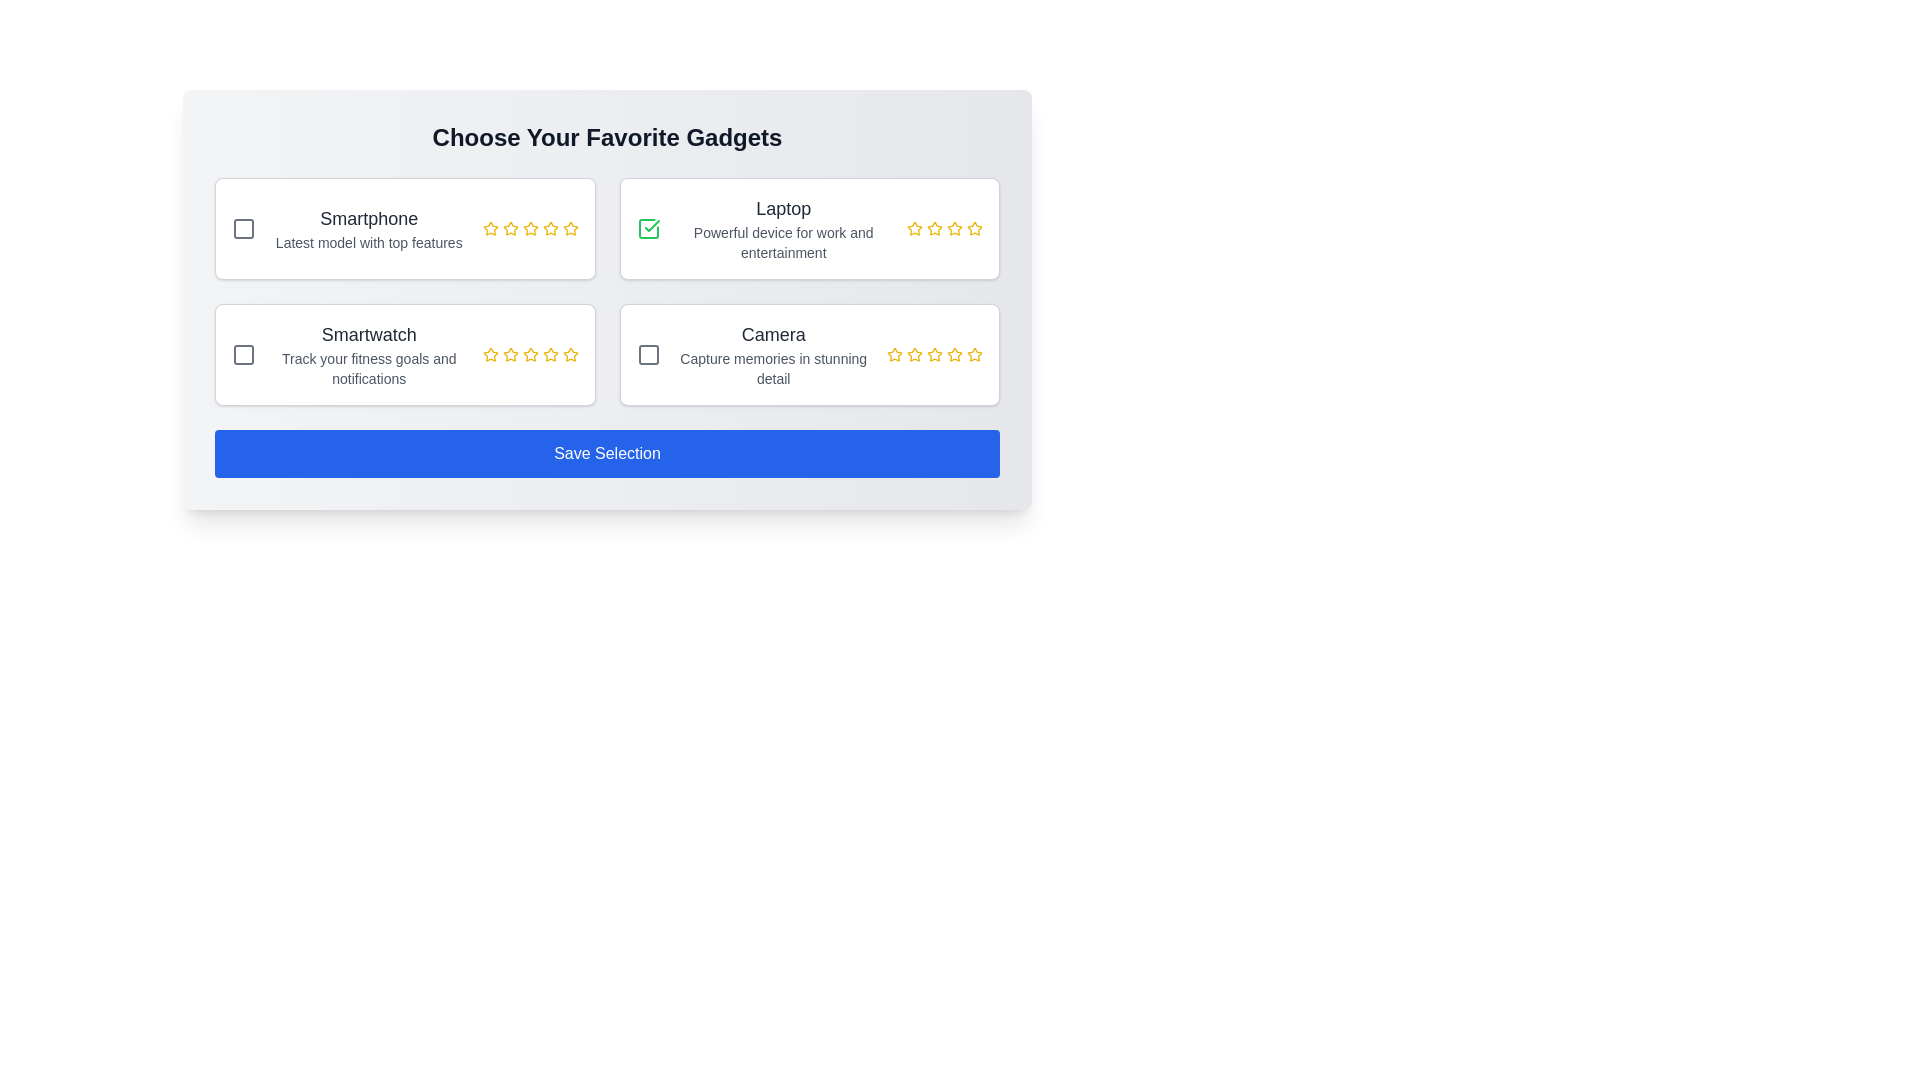 Image resolution: width=1920 pixels, height=1080 pixels. I want to click on the first star icon in the five-star rating system for the 'Smartphone' option, located in the 'Choose Your Favorite Gadgets' section, so click(490, 227).